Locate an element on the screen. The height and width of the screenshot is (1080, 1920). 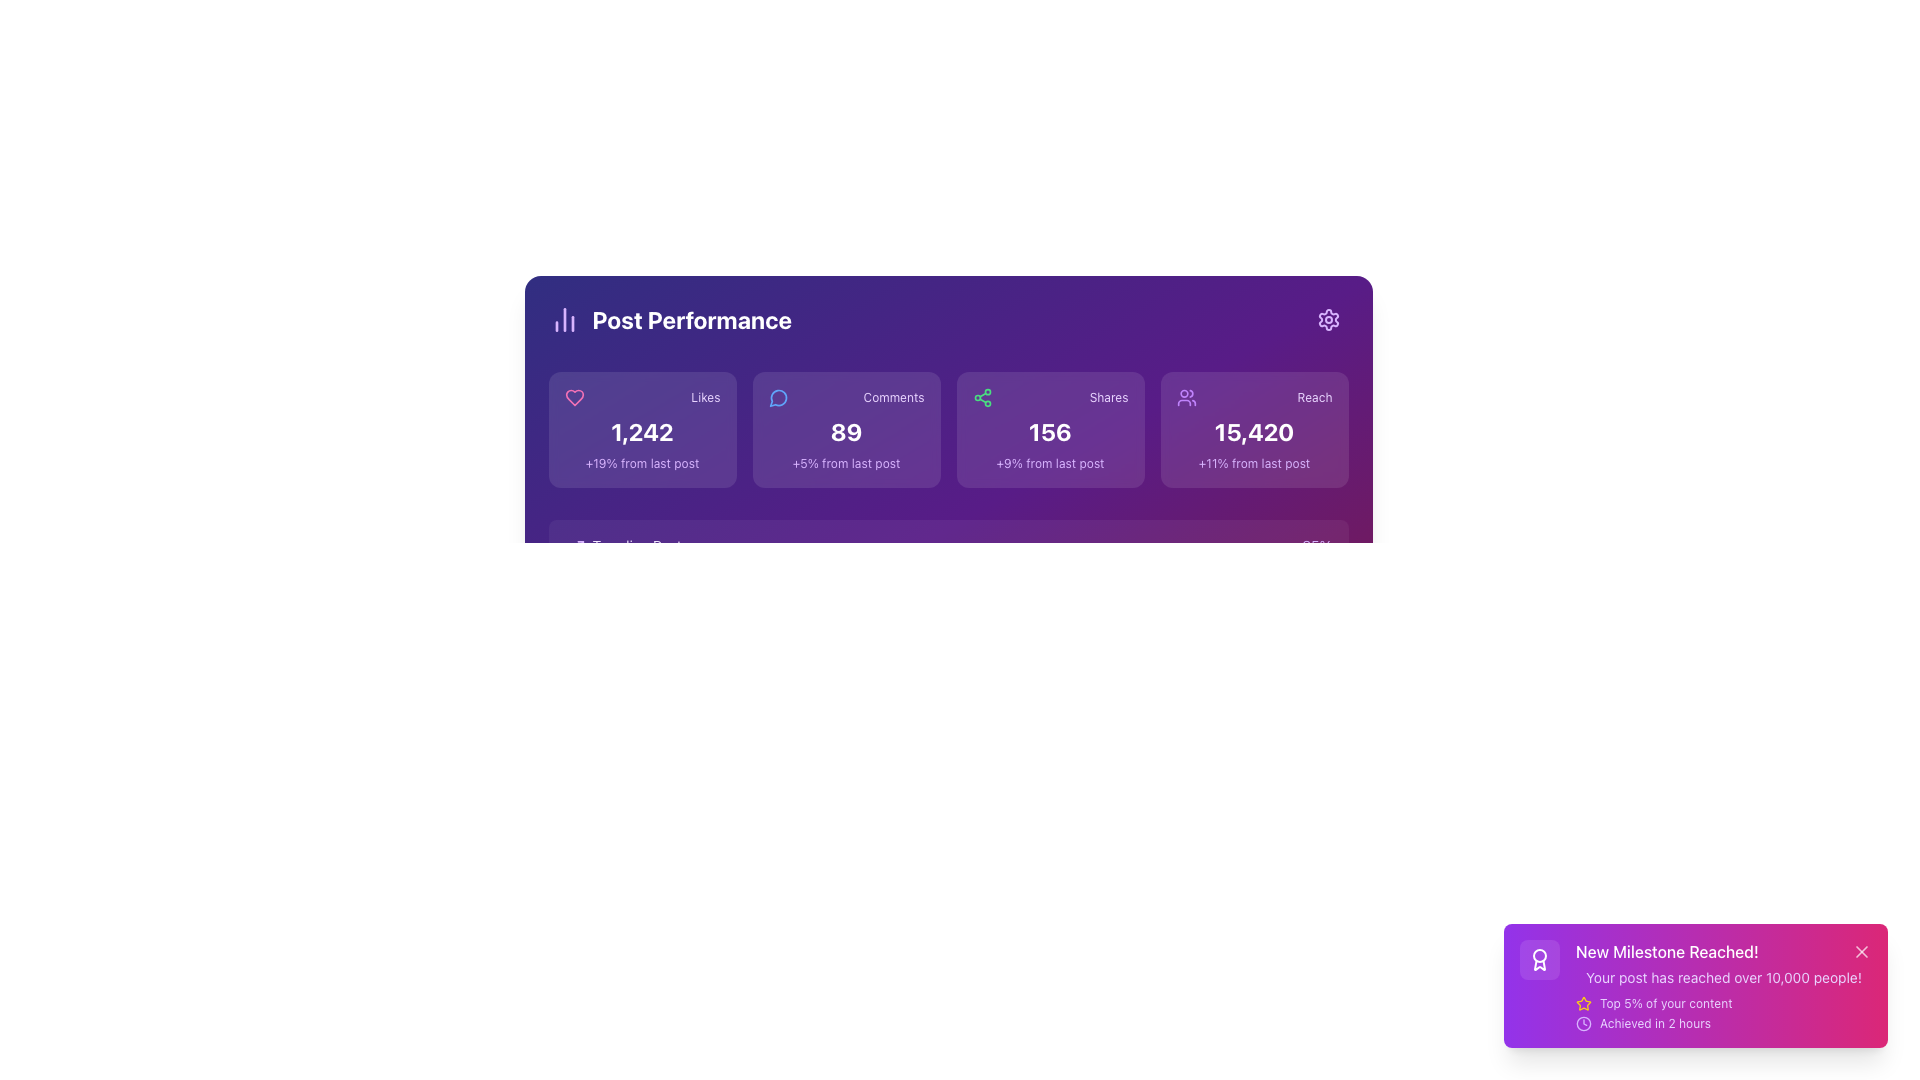
the star-shaped icon filled with vibrant yellow color located in the bottom-right corner near the 'New Milestone Reached!' notification panel, to the left of the close button ('X') is located at coordinates (1583, 1003).